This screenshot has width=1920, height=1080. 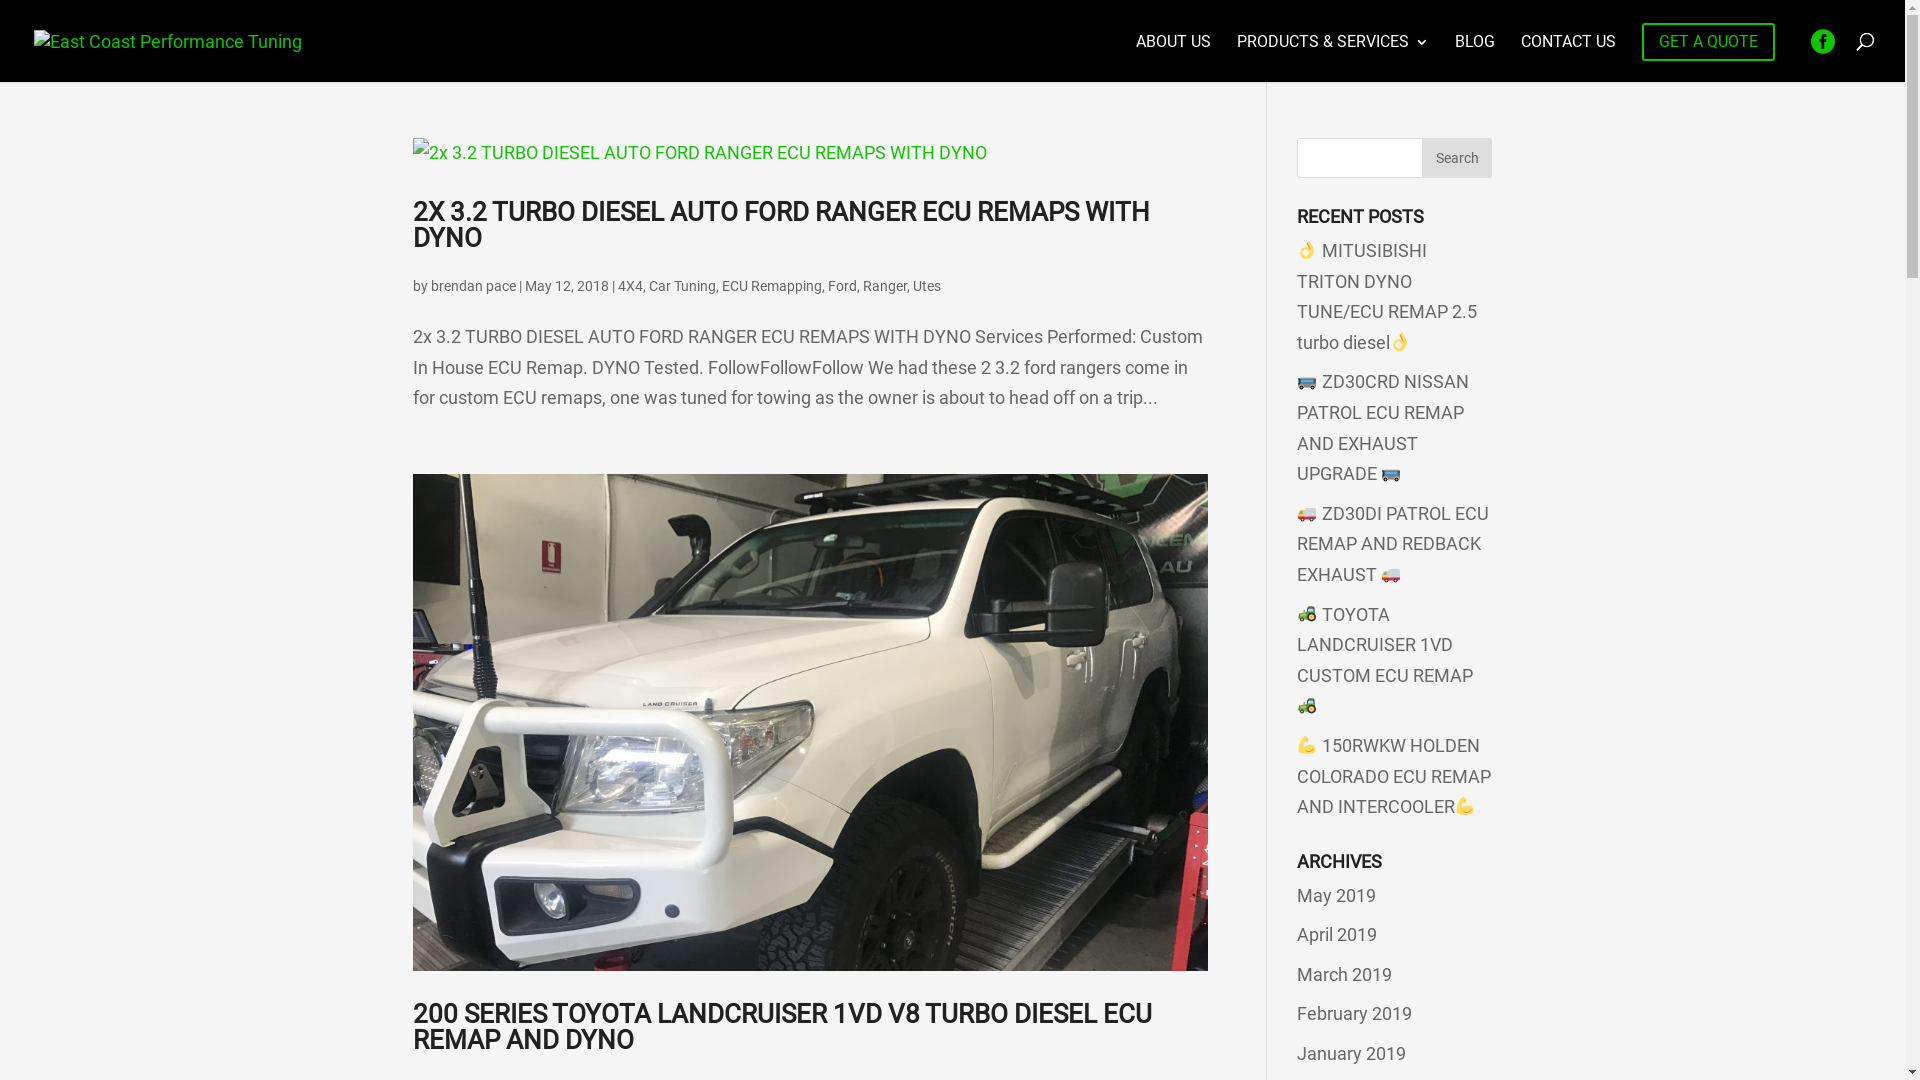 What do you see at coordinates (1391, 543) in the screenshot?
I see `'ZD30DI PATROL ECU REMAP AND REDBACK EXHAUST'` at bounding box center [1391, 543].